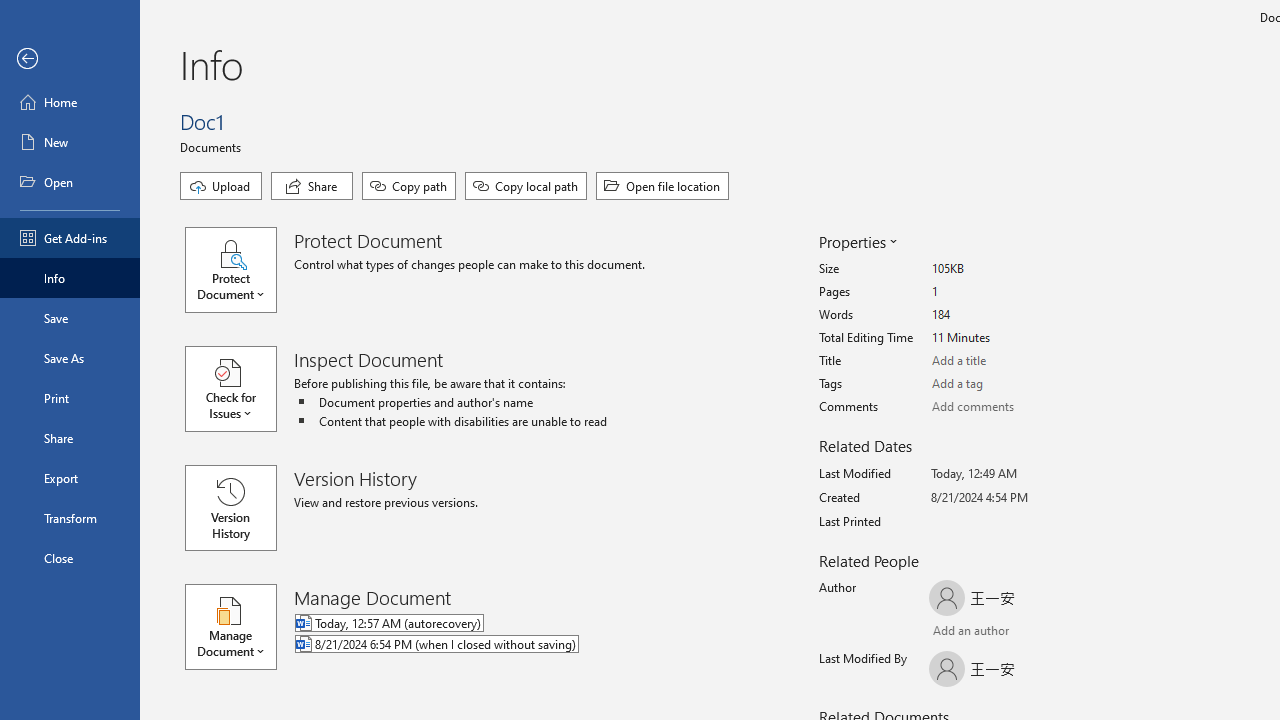 This screenshot has width=1280, height=720. I want to click on 'Browse Address Book', so click(1046, 633).